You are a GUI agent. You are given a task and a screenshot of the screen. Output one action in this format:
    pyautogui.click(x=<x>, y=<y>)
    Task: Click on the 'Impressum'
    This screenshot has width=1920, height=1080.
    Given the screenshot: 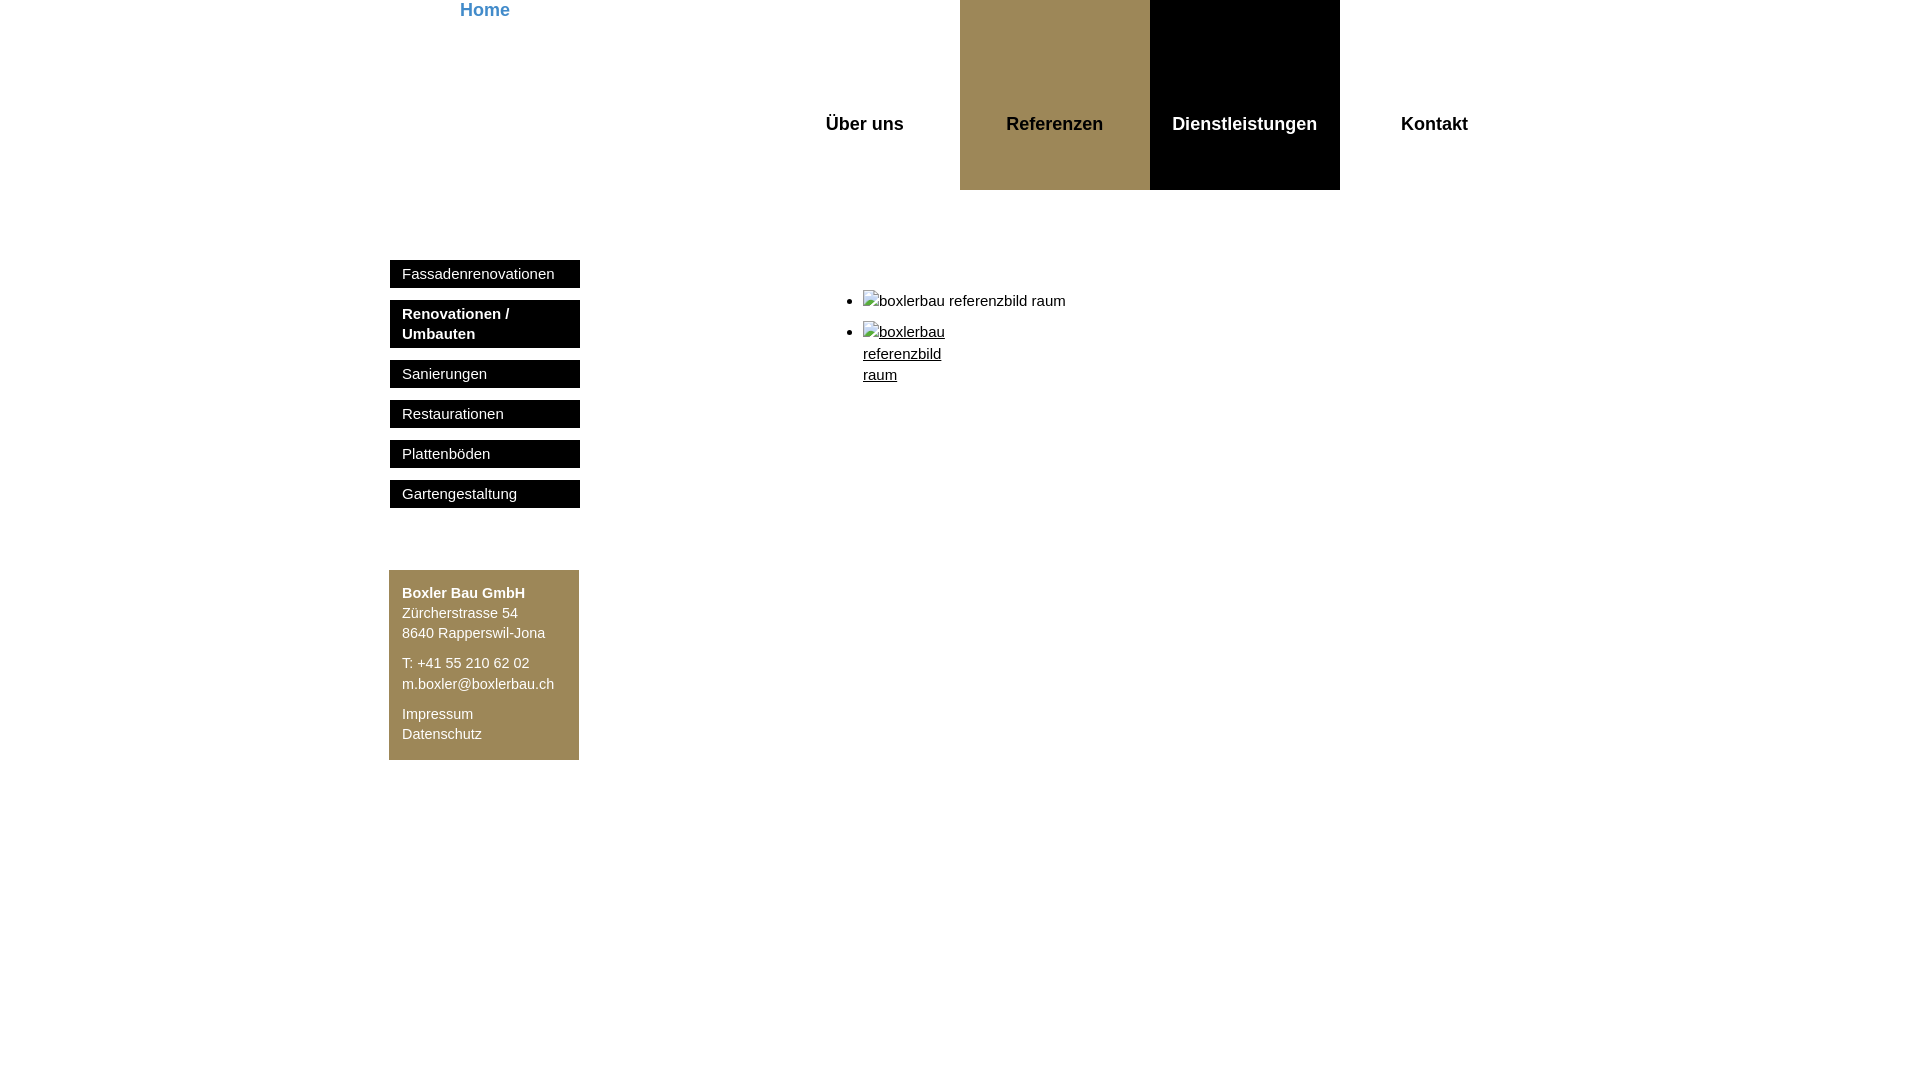 What is the action you would take?
    pyautogui.click(x=401, y=712)
    